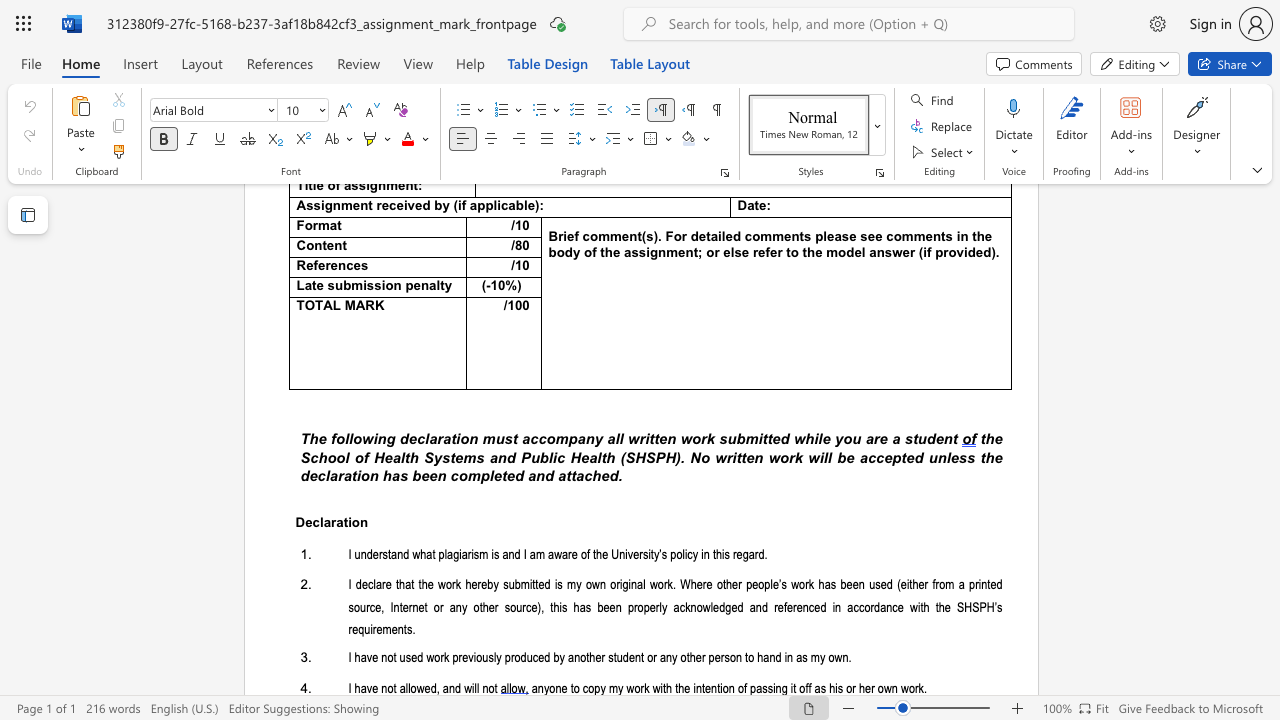 This screenshot has width=1280, height=720. What do you see at coordinates (362, 438) in the screenshot?
I see `the space between the continuous character "o" and "w" in the text` at bounding box center [362, 438].